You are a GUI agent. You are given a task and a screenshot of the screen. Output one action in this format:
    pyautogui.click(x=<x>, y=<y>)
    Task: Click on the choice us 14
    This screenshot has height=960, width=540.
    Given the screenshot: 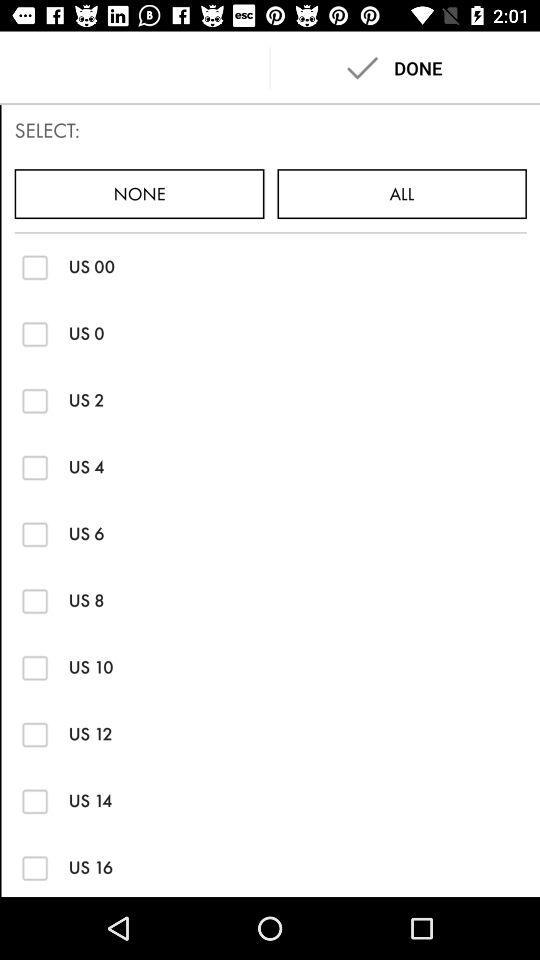 What is the action you would take?
    pyautogui.click(x=35, y=801)
    